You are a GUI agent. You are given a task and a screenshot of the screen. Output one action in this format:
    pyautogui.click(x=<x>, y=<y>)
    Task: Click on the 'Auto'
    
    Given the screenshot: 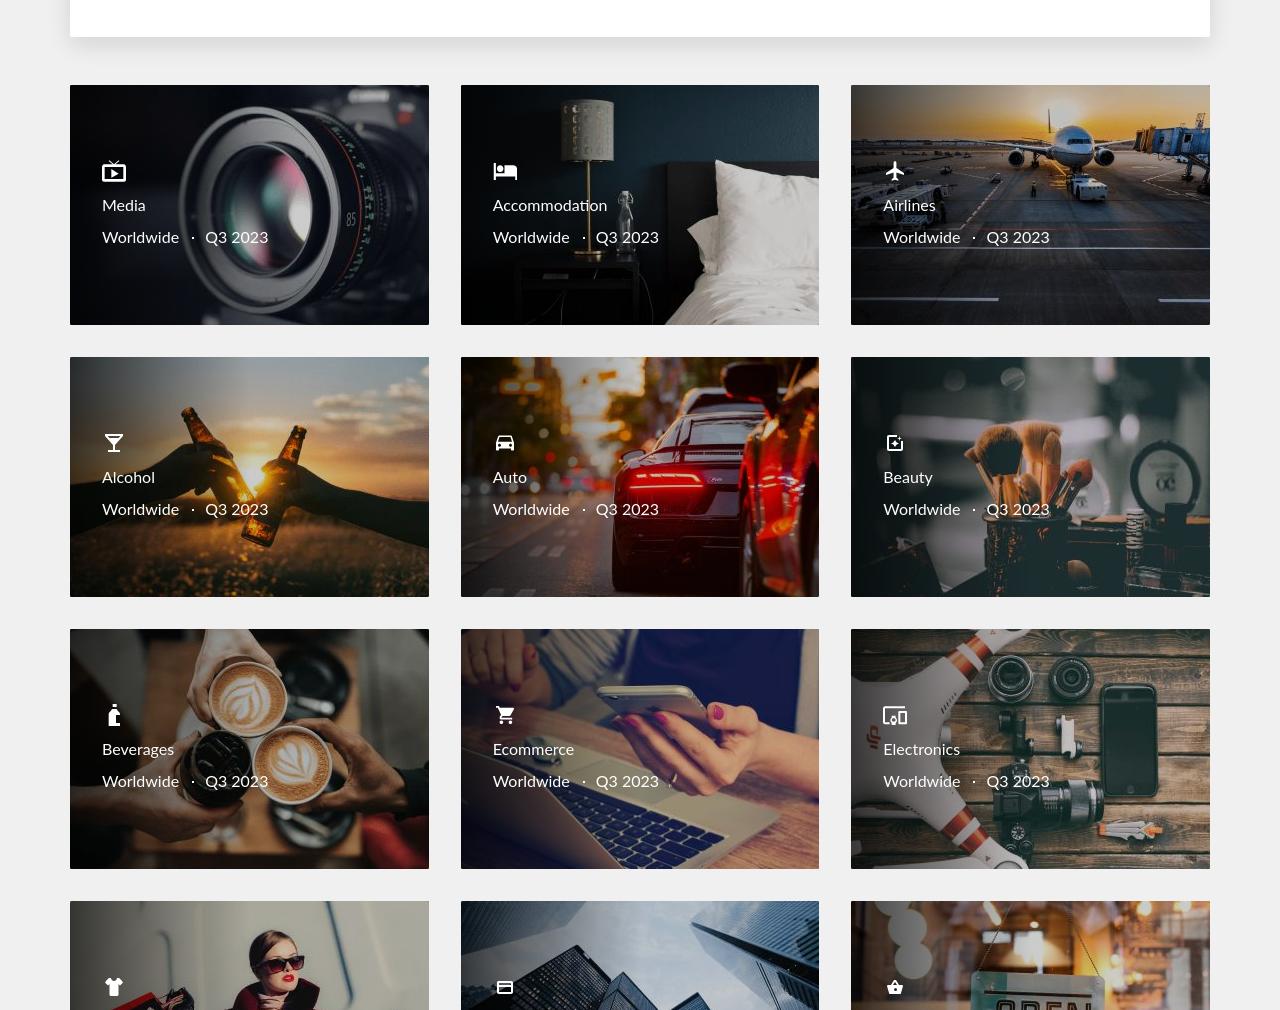 What is the action you would take?
    pyautogui.click(x=509, y=478)
    